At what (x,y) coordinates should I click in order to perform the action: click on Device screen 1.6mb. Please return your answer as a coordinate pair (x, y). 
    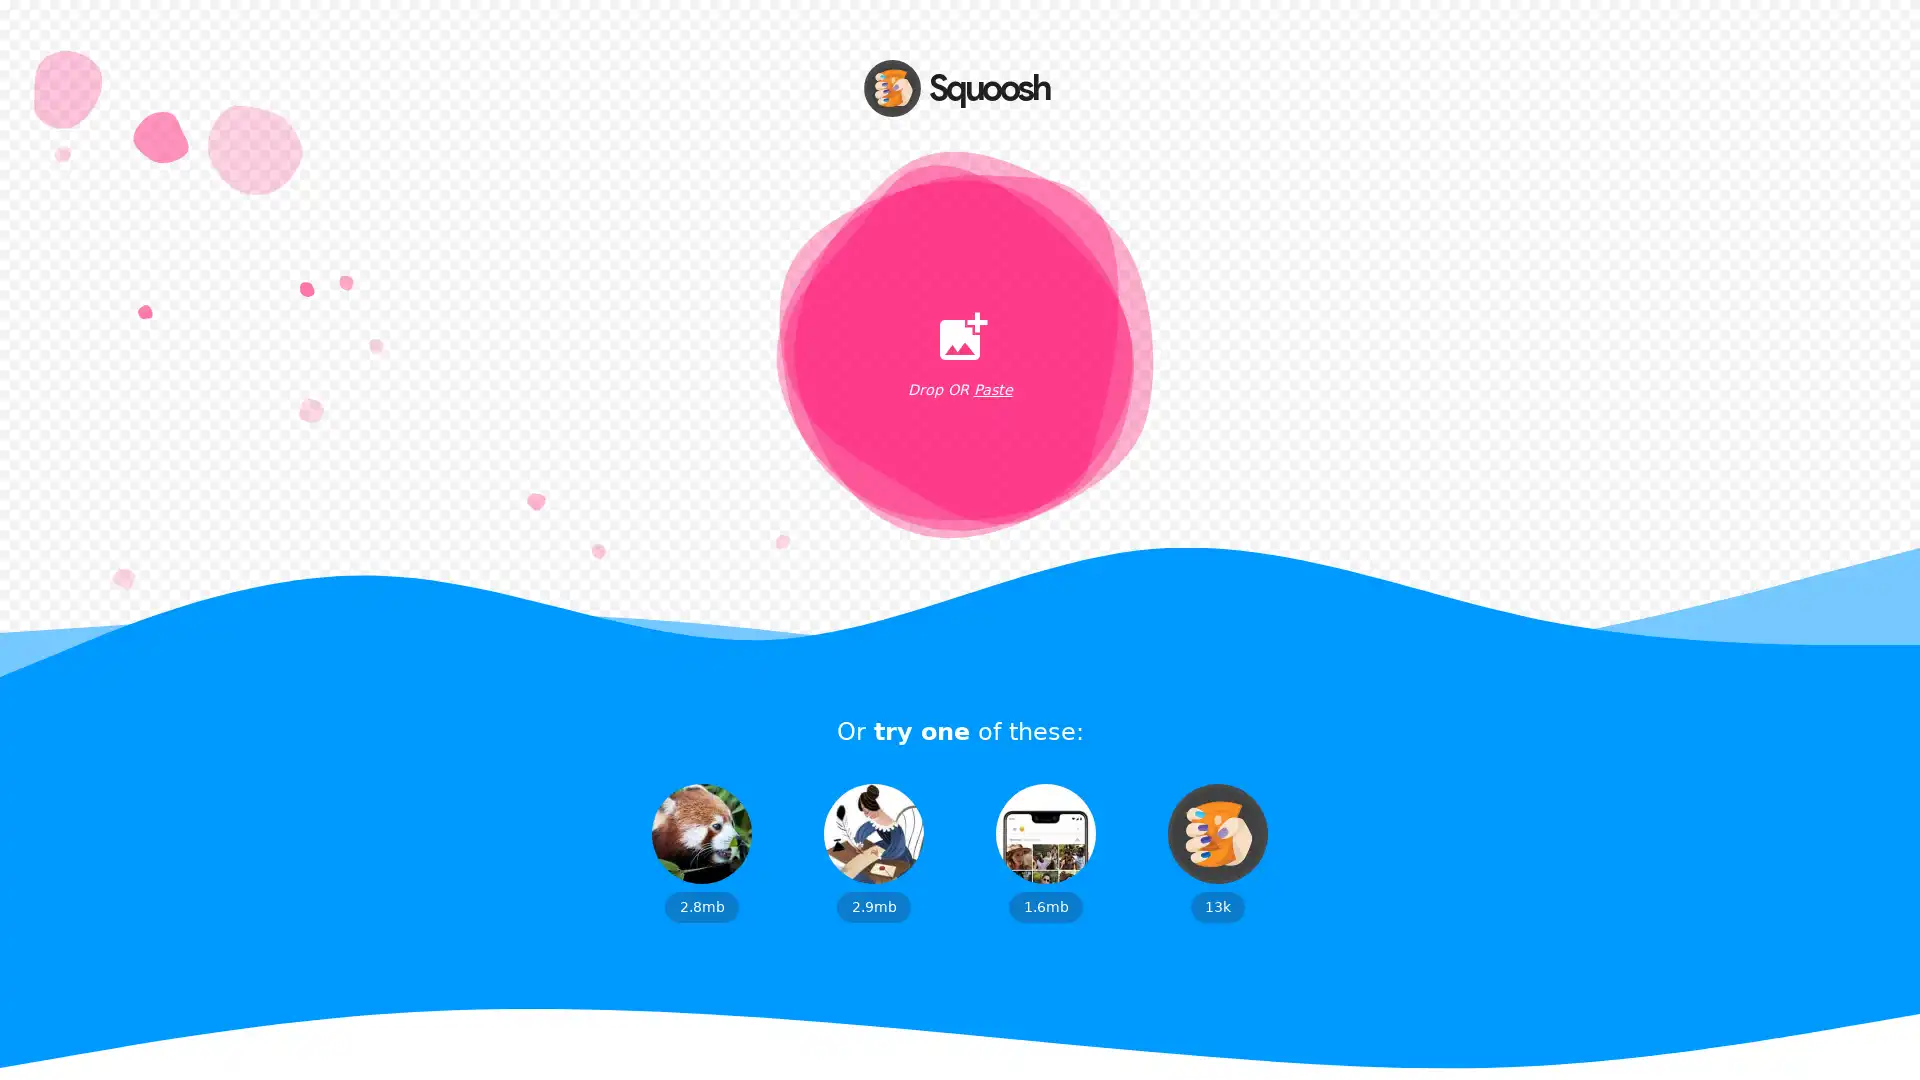
    Looking at the image, I should click on (1045, 852).